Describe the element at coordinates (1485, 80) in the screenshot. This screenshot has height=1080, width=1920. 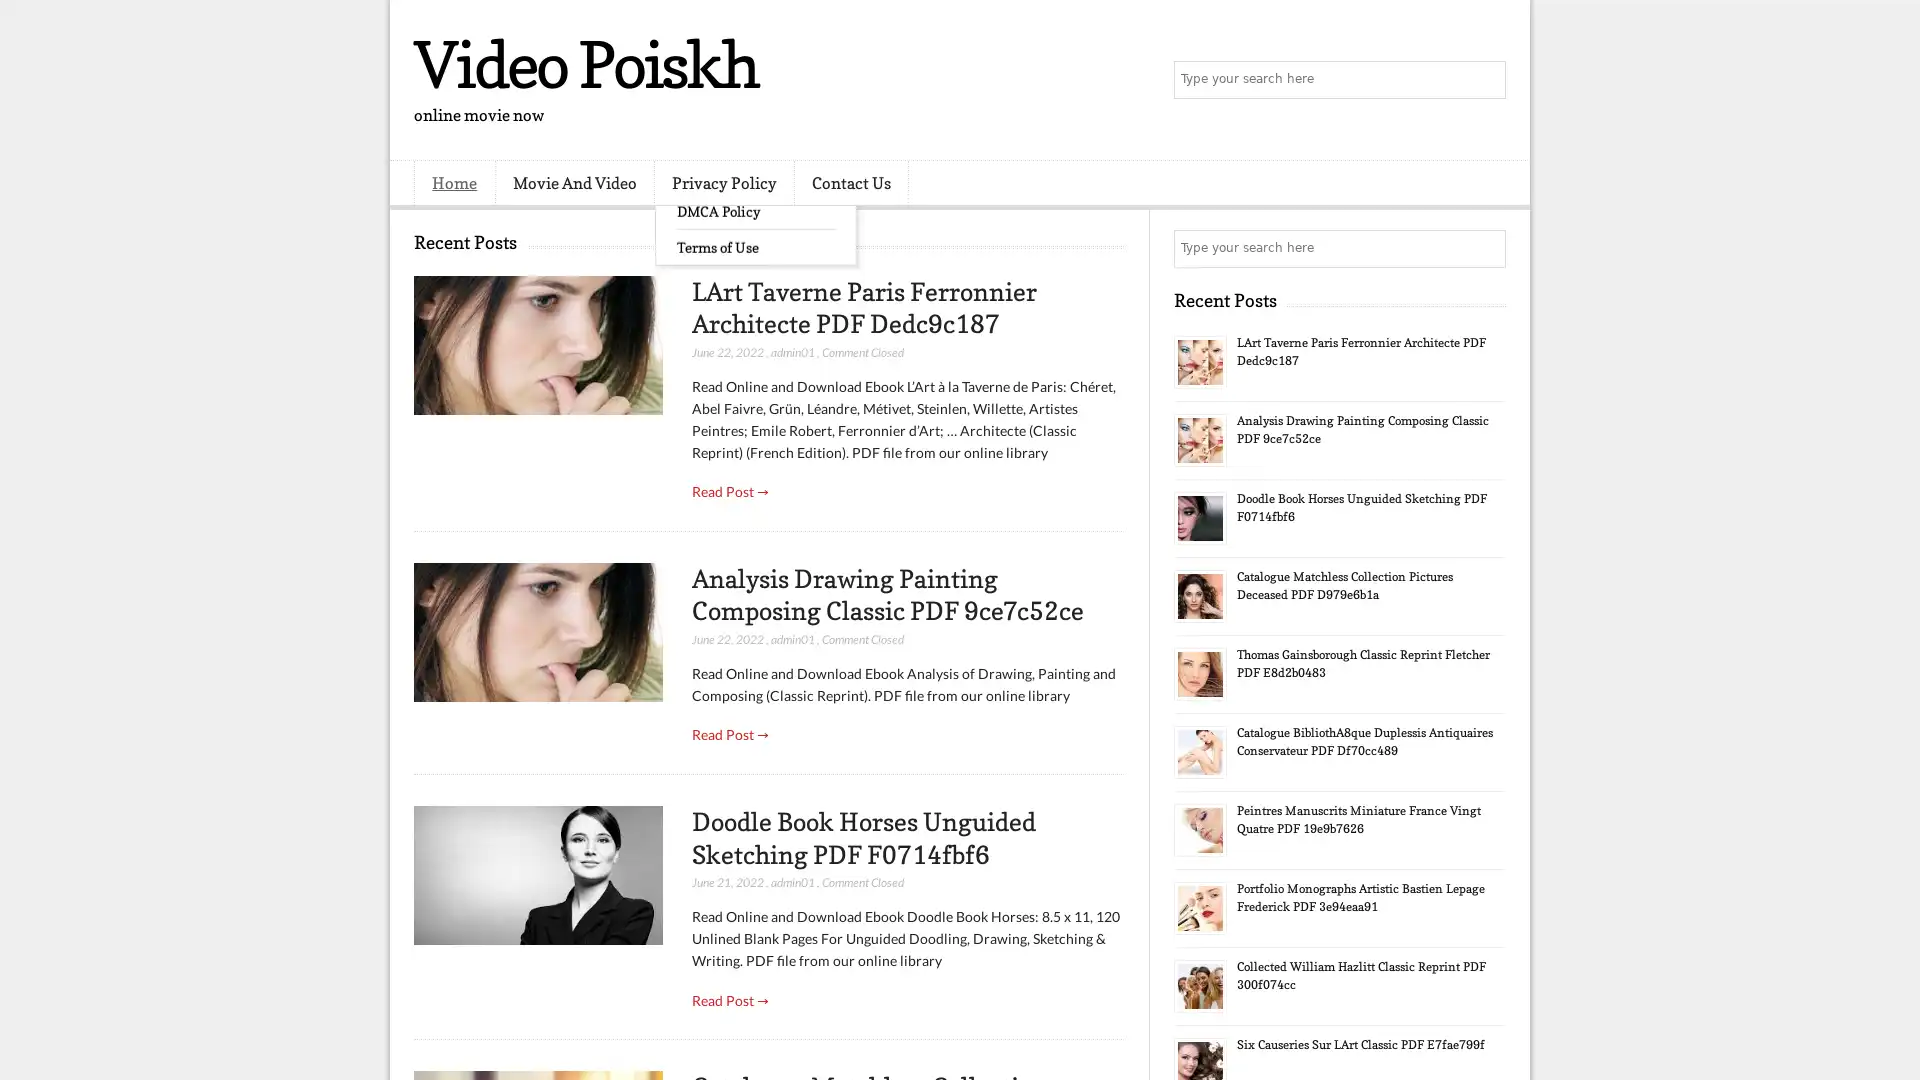
I see `Search` at that location.